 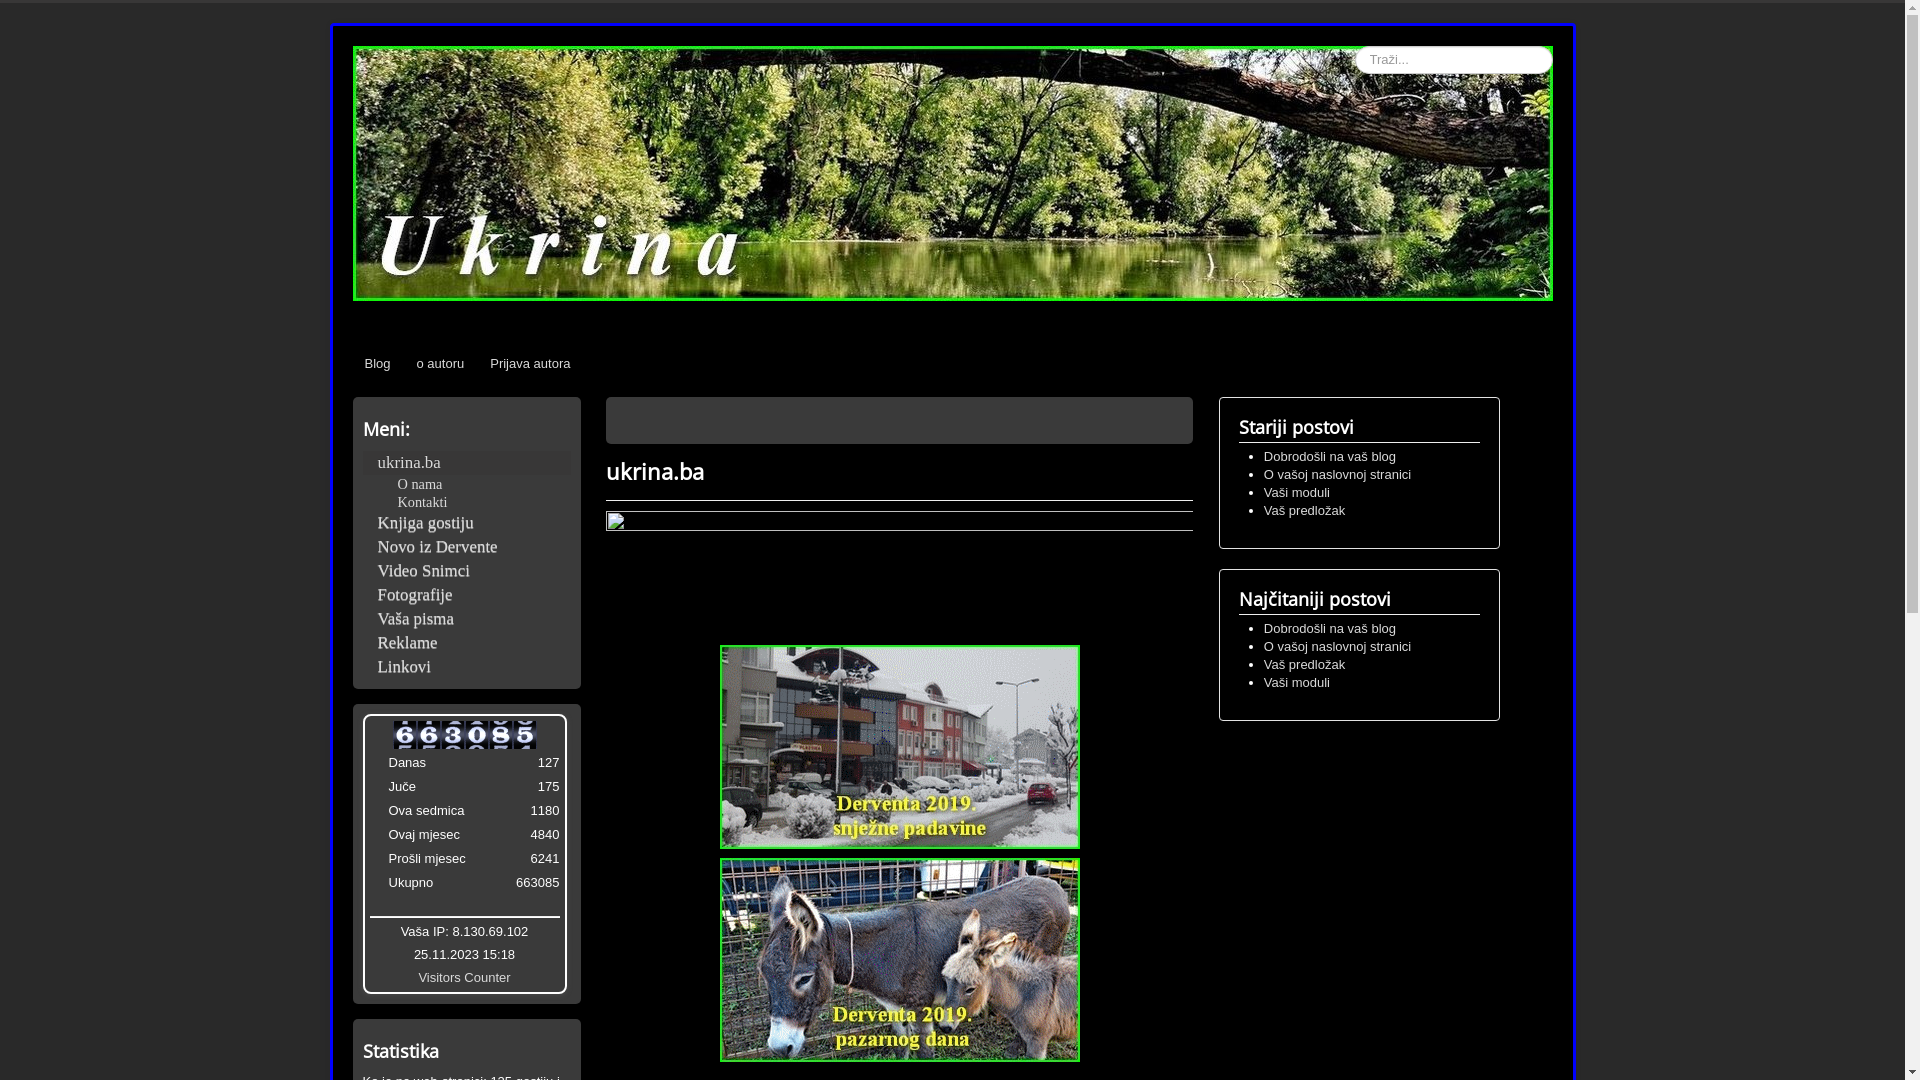 I want to click on 'Fotografije', so click(x=464, y=593).